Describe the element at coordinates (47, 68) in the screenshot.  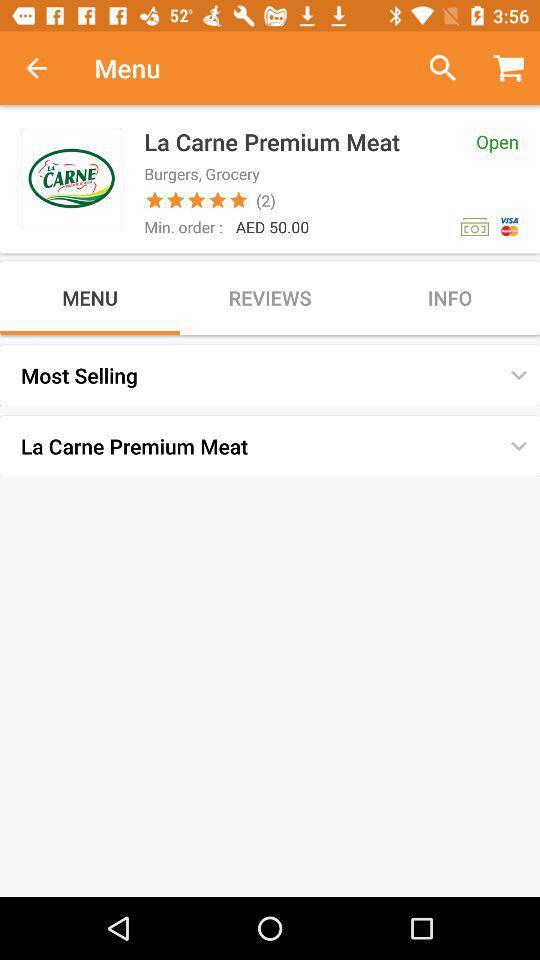
I see `the item next to the menu item` at that location.